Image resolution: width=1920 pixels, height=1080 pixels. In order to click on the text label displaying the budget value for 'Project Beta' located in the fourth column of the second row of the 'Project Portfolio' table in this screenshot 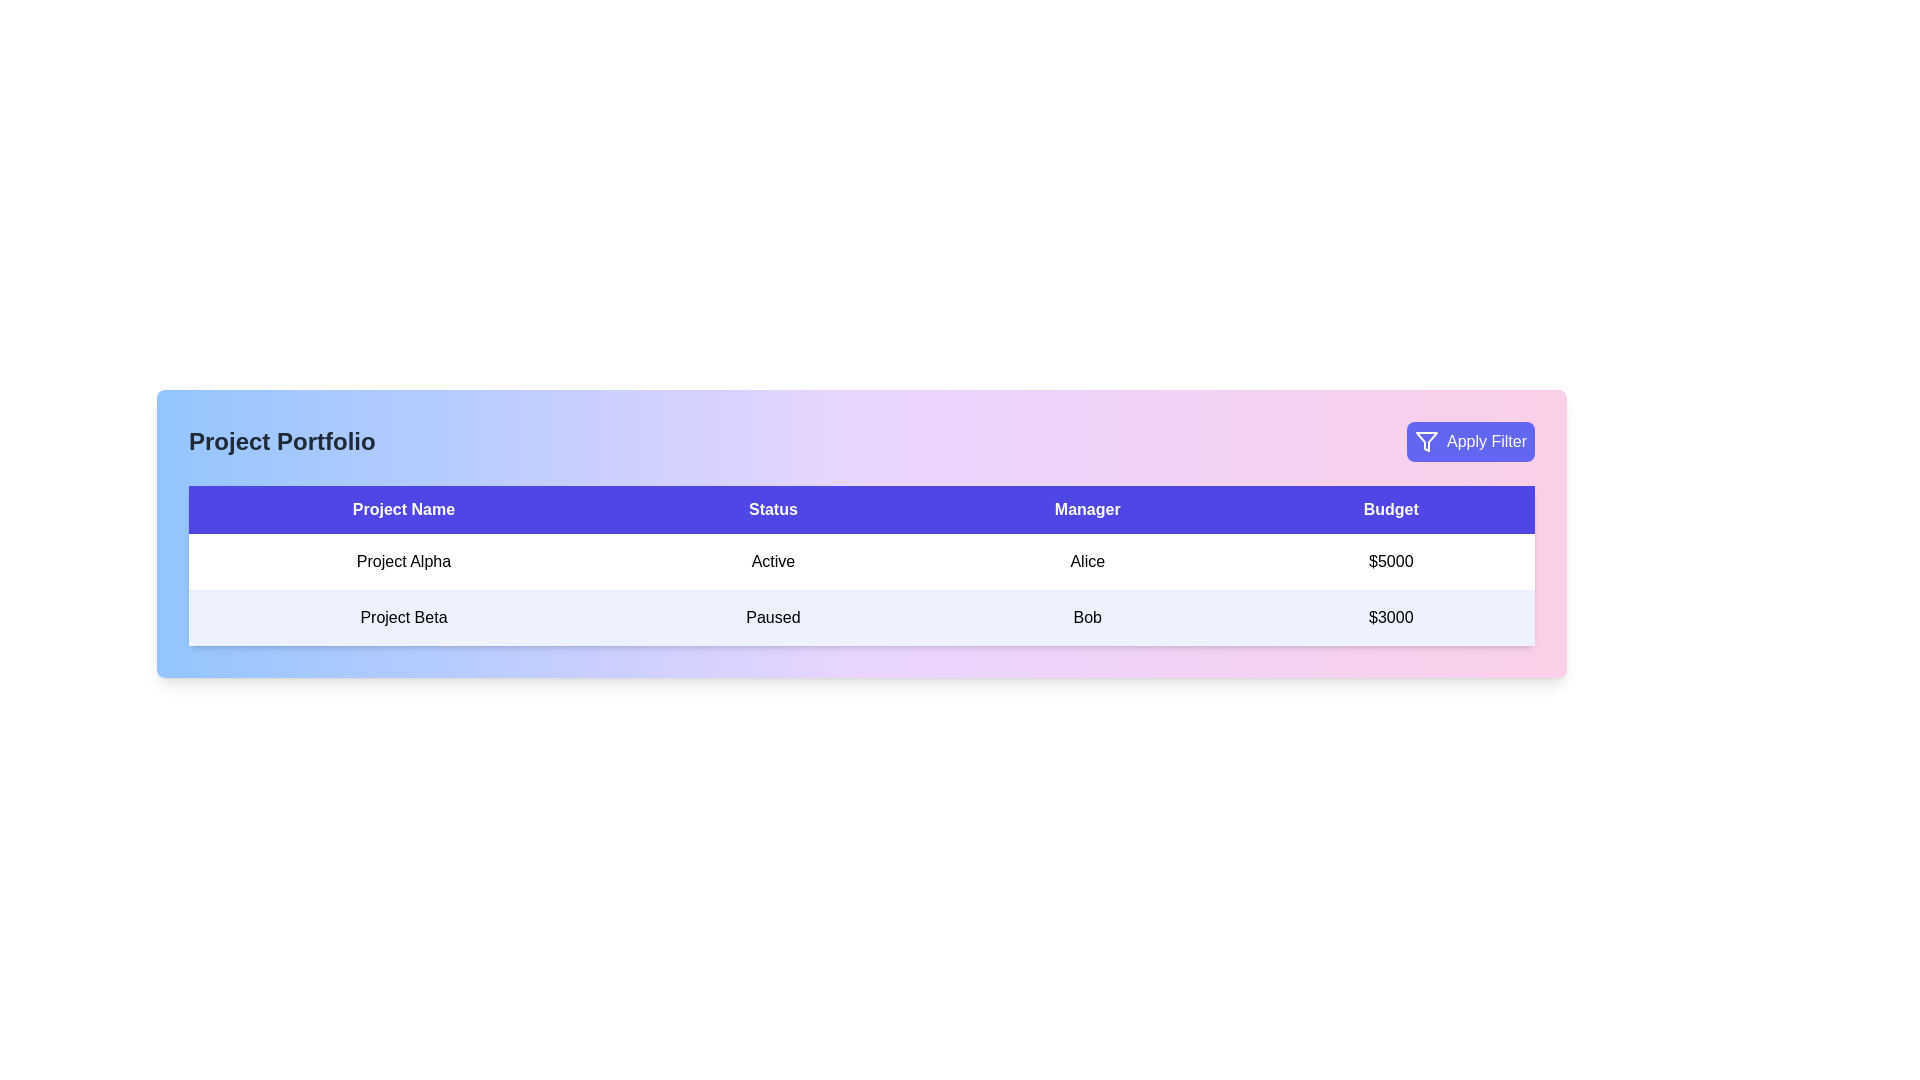, I will do `click(1390, 616)`.